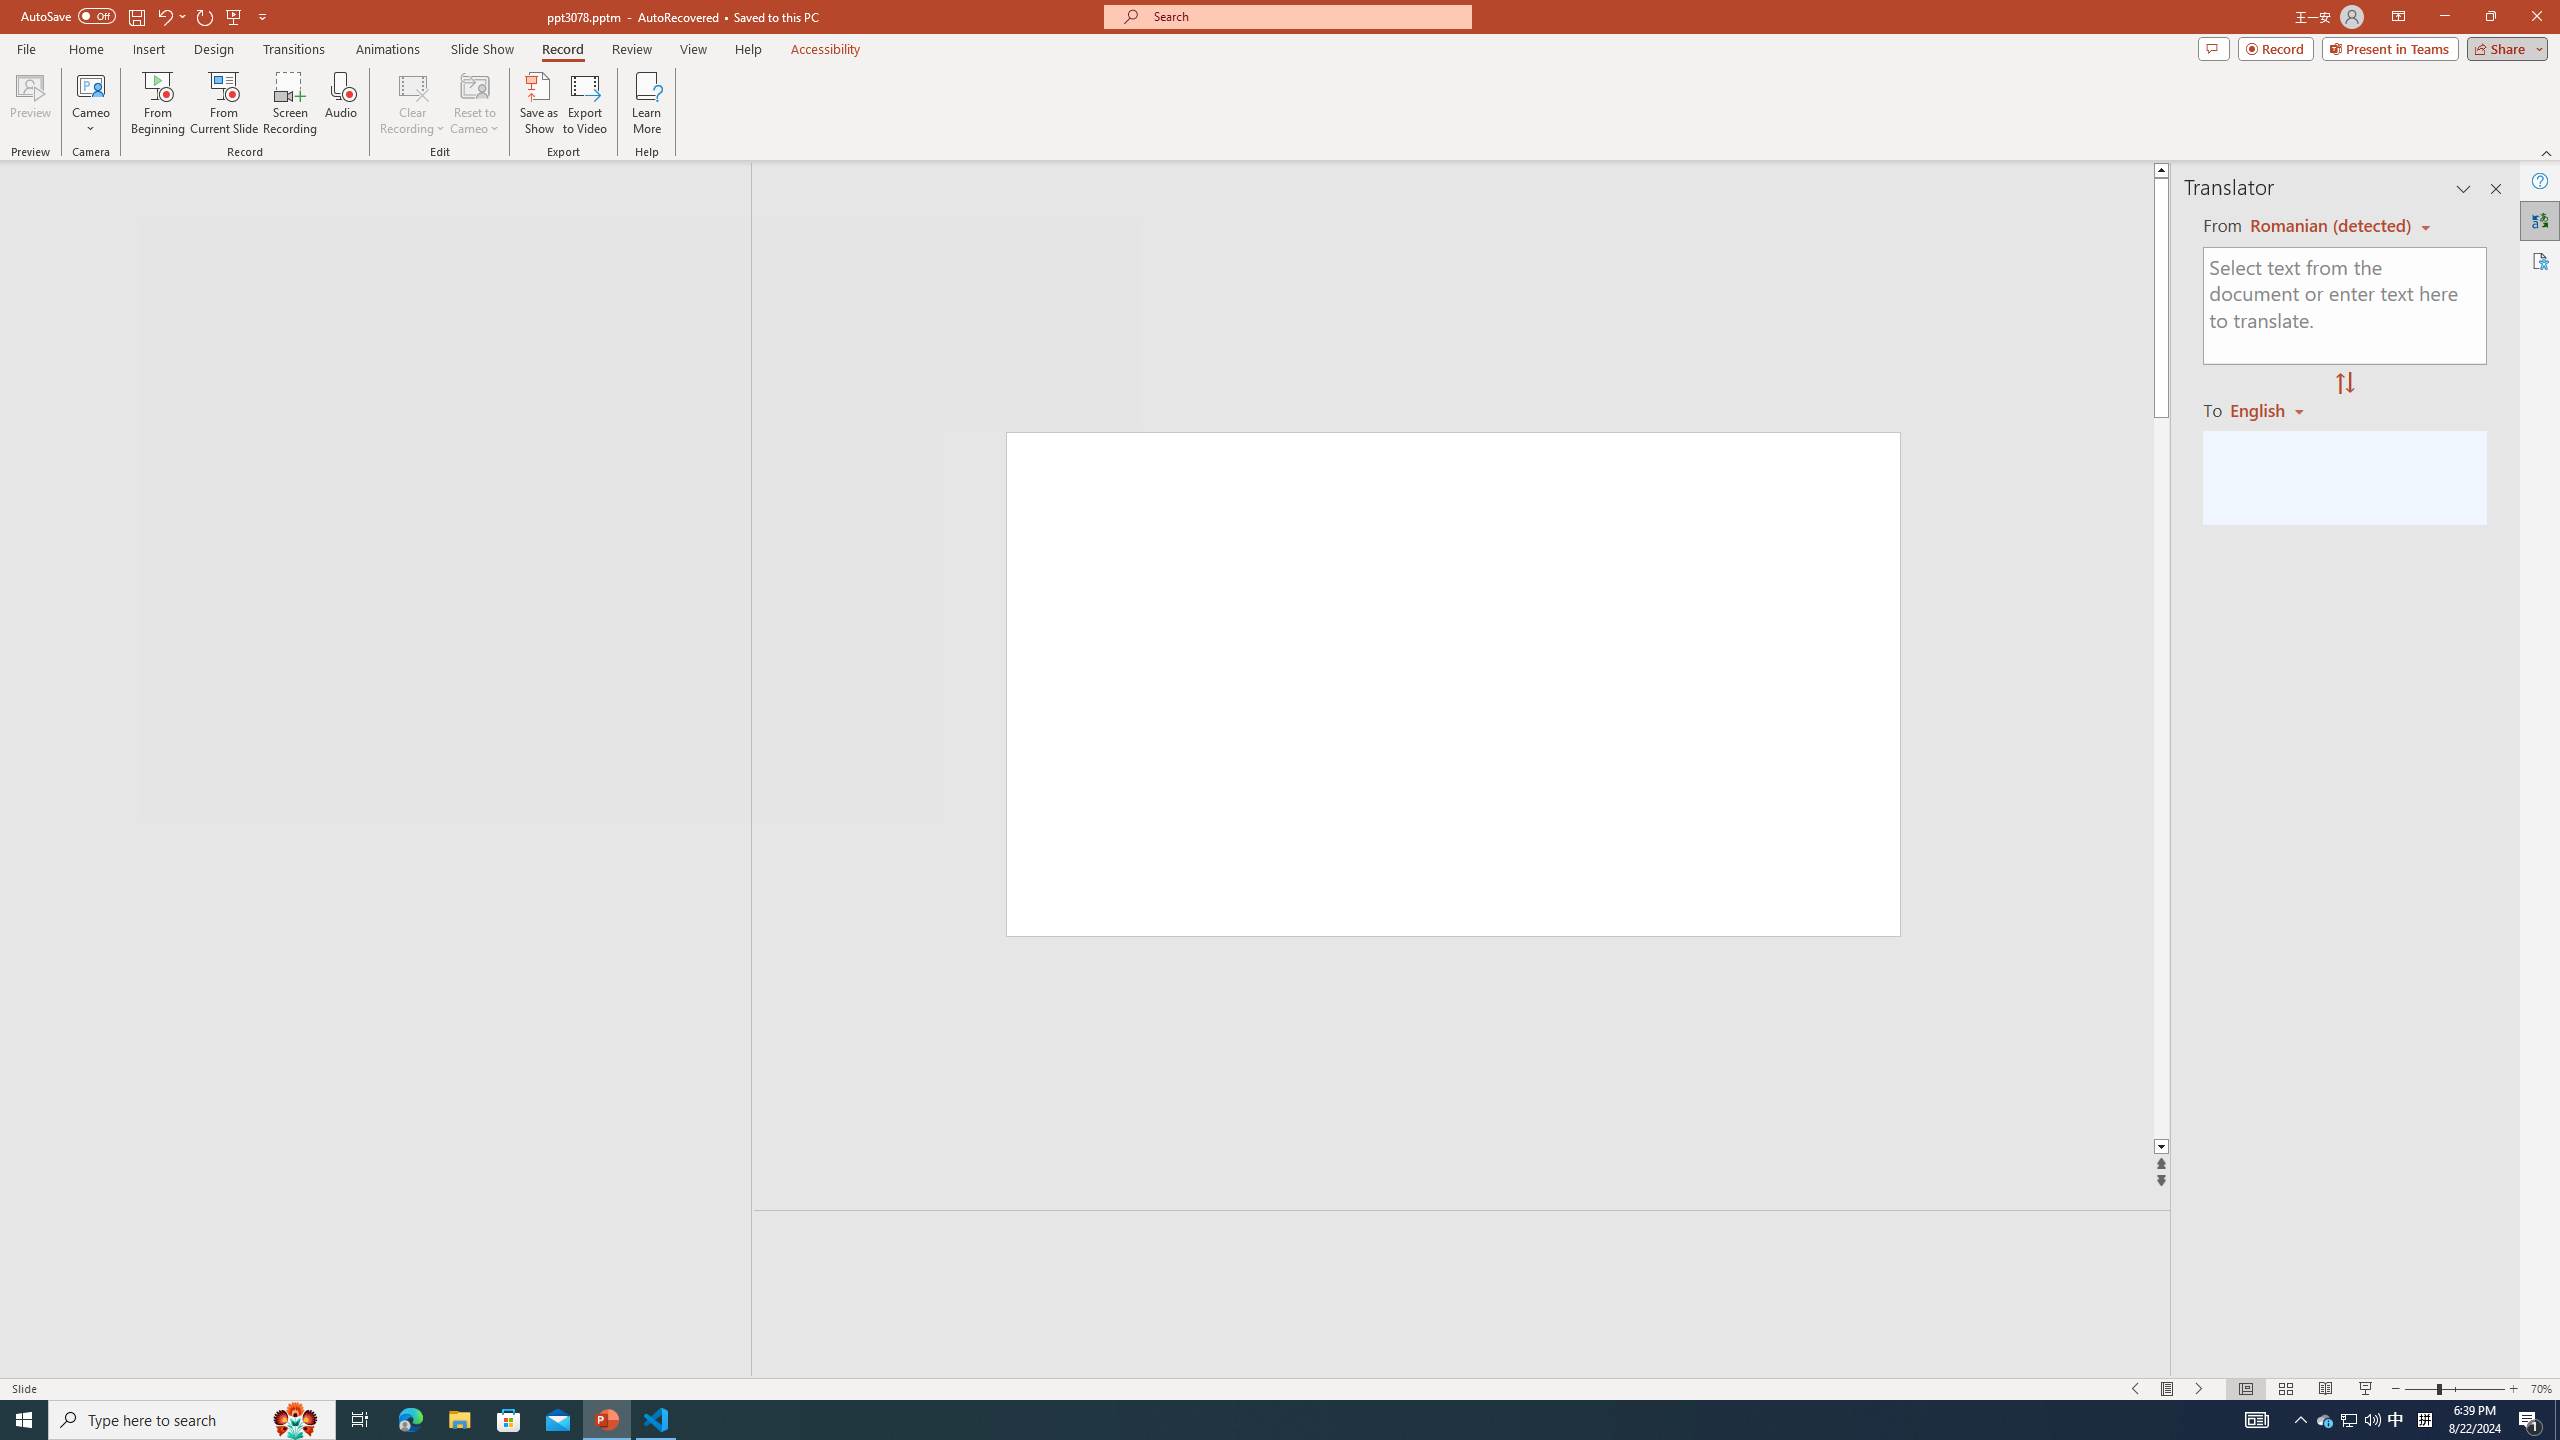  What do you see at coordinates (2324, 1389) in the screenshot?
I see `'Reading View'` at bounding box center [2324, 1389].